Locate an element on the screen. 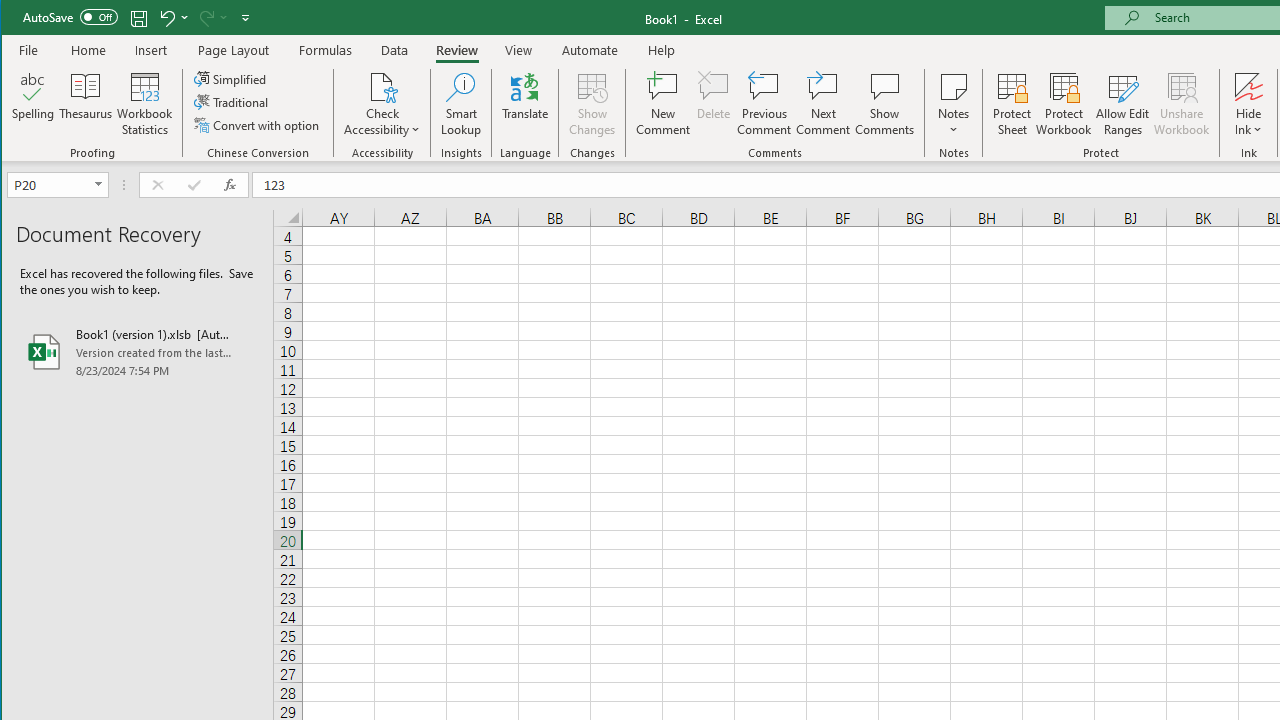 This screenshot has height=720, width=1280. 'Protect Sheet...' is located at coordinates (1012, 104).